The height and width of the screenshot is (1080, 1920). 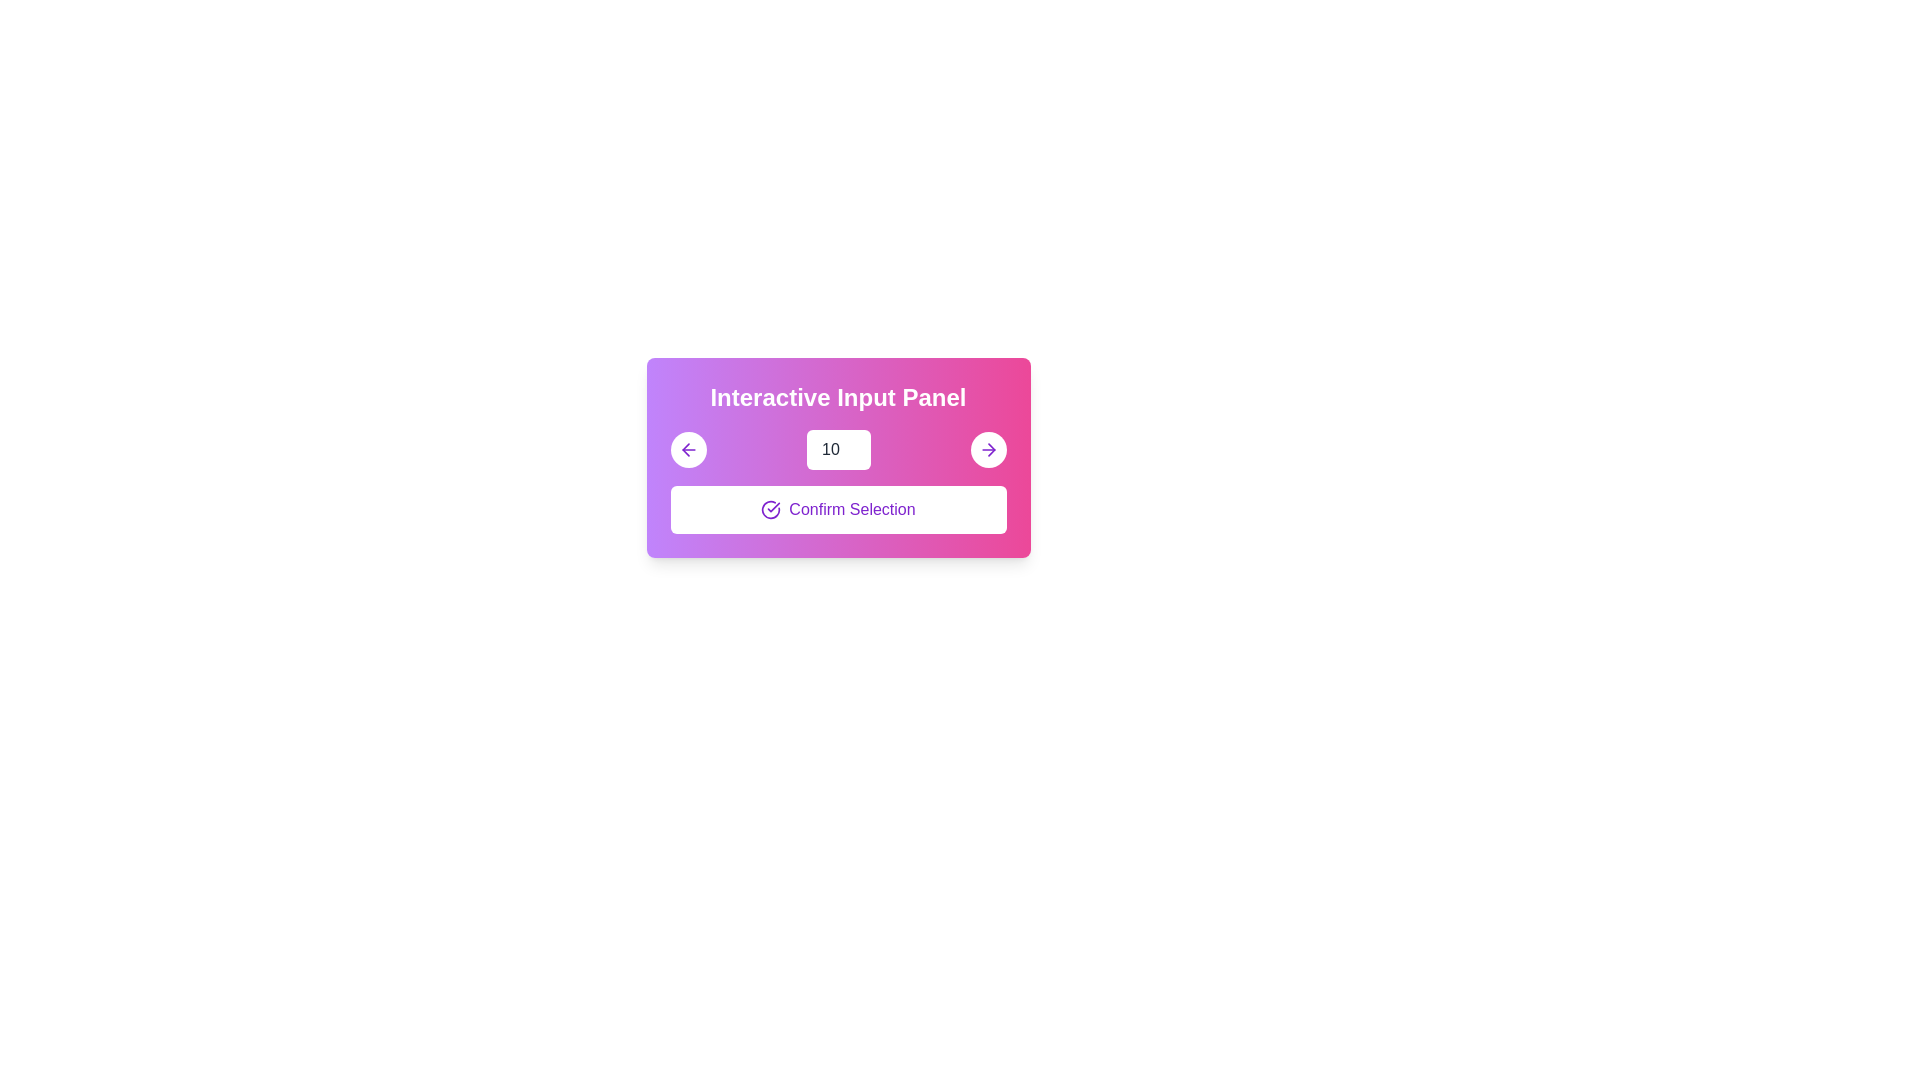 What do you see at coordinates (838, 508) in the screenshot?
I see `the confirm button located at the bottom of the 'Interactive Input Panel' box` at bounding box center [838, 508].